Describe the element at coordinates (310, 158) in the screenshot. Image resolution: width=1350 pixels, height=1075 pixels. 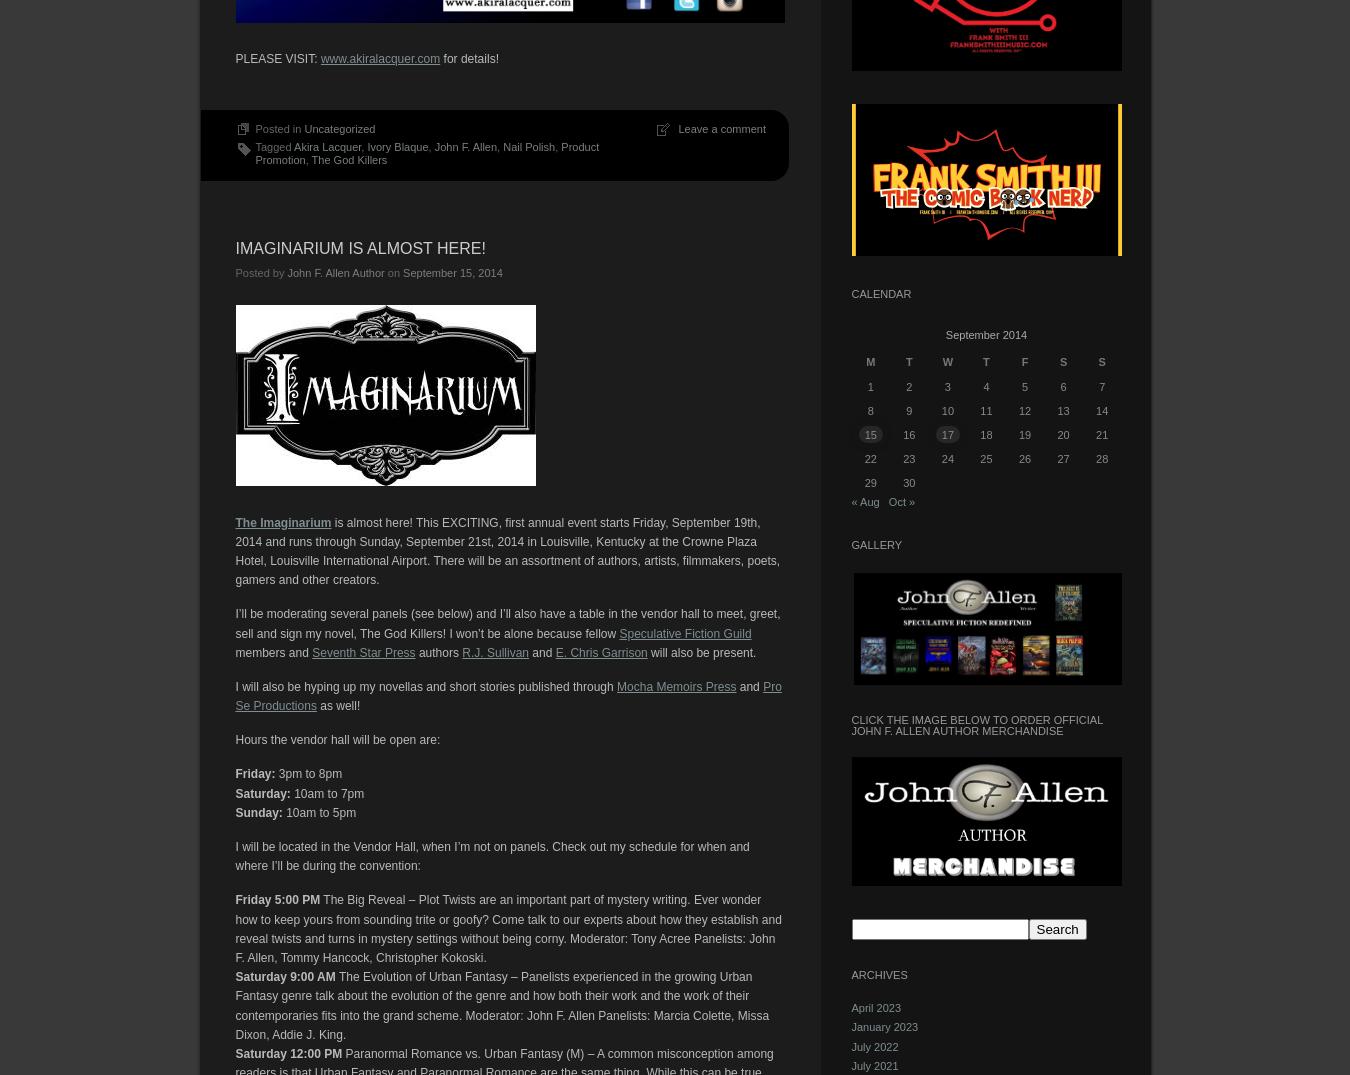
I see `'The God Killers'` at that location.